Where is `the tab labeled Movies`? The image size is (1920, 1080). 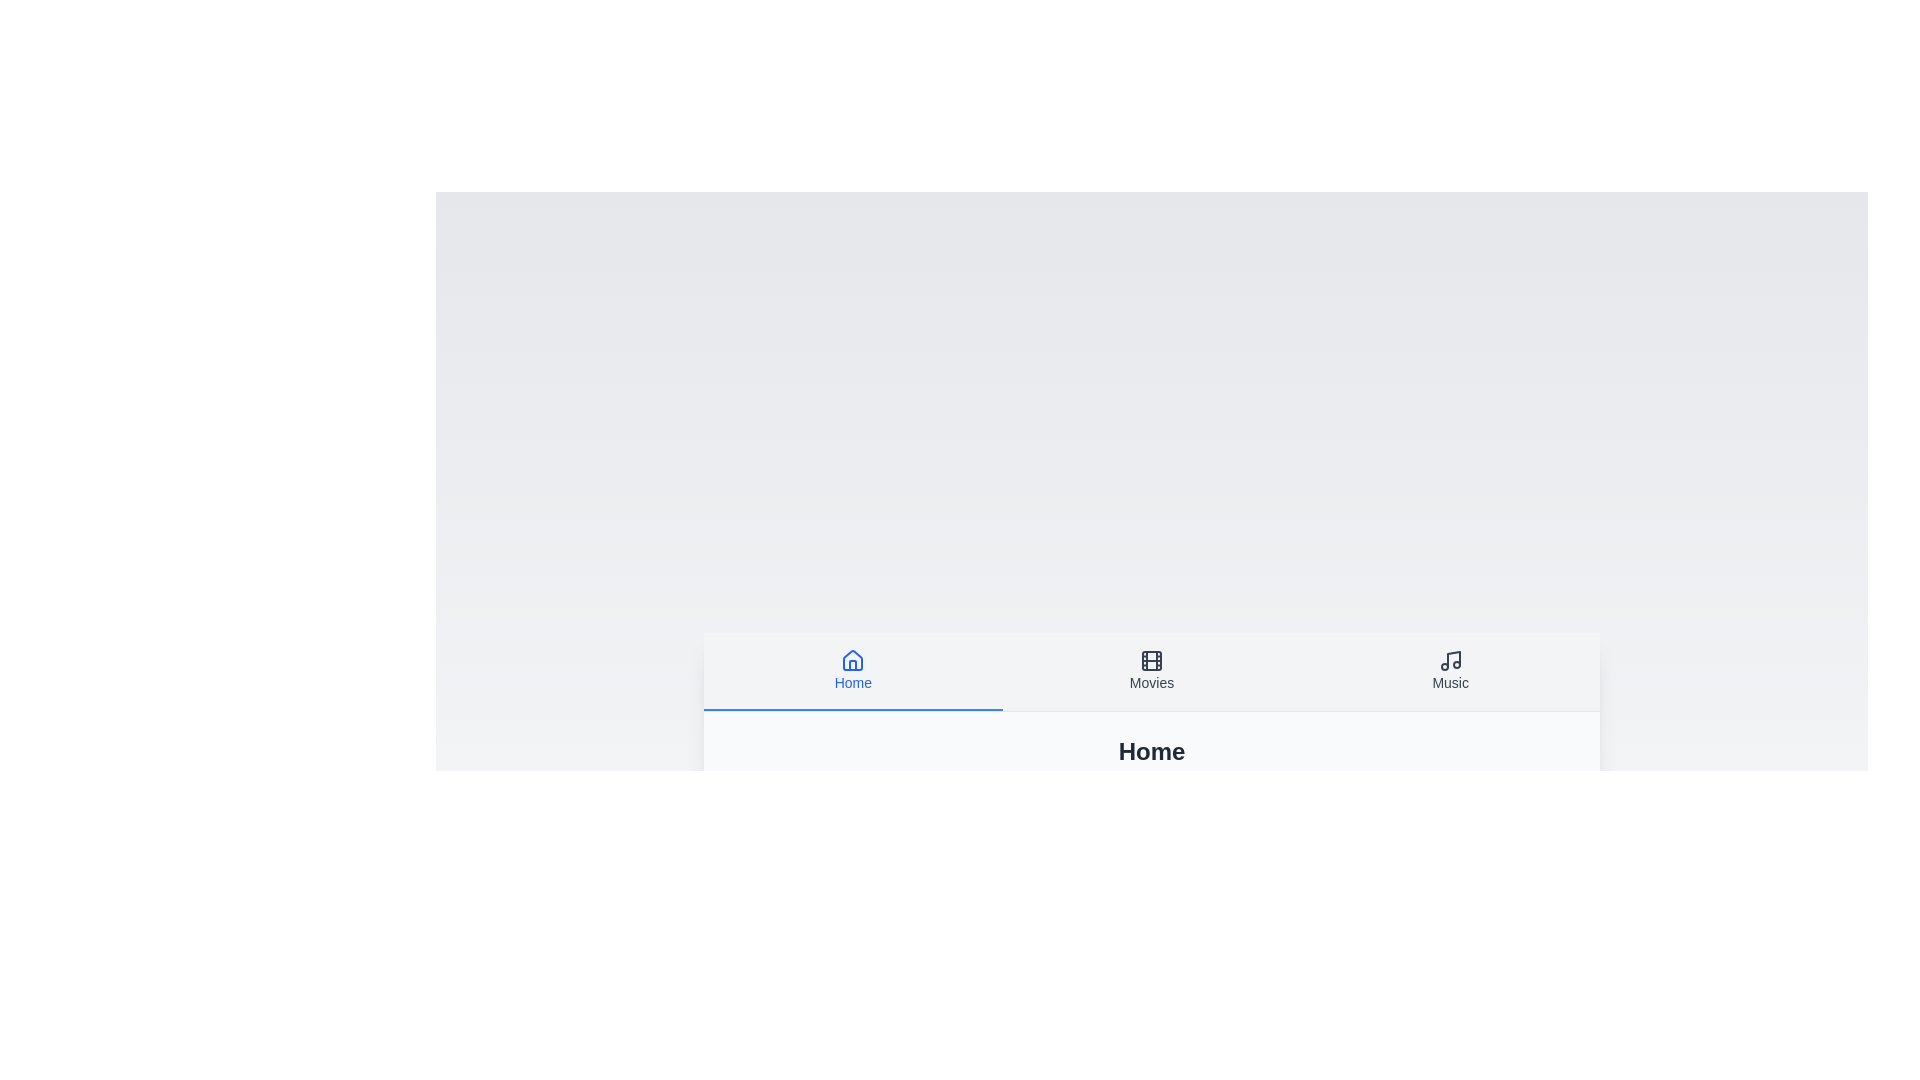
the tab labeled Movies is located at coordinates (1152, 671).